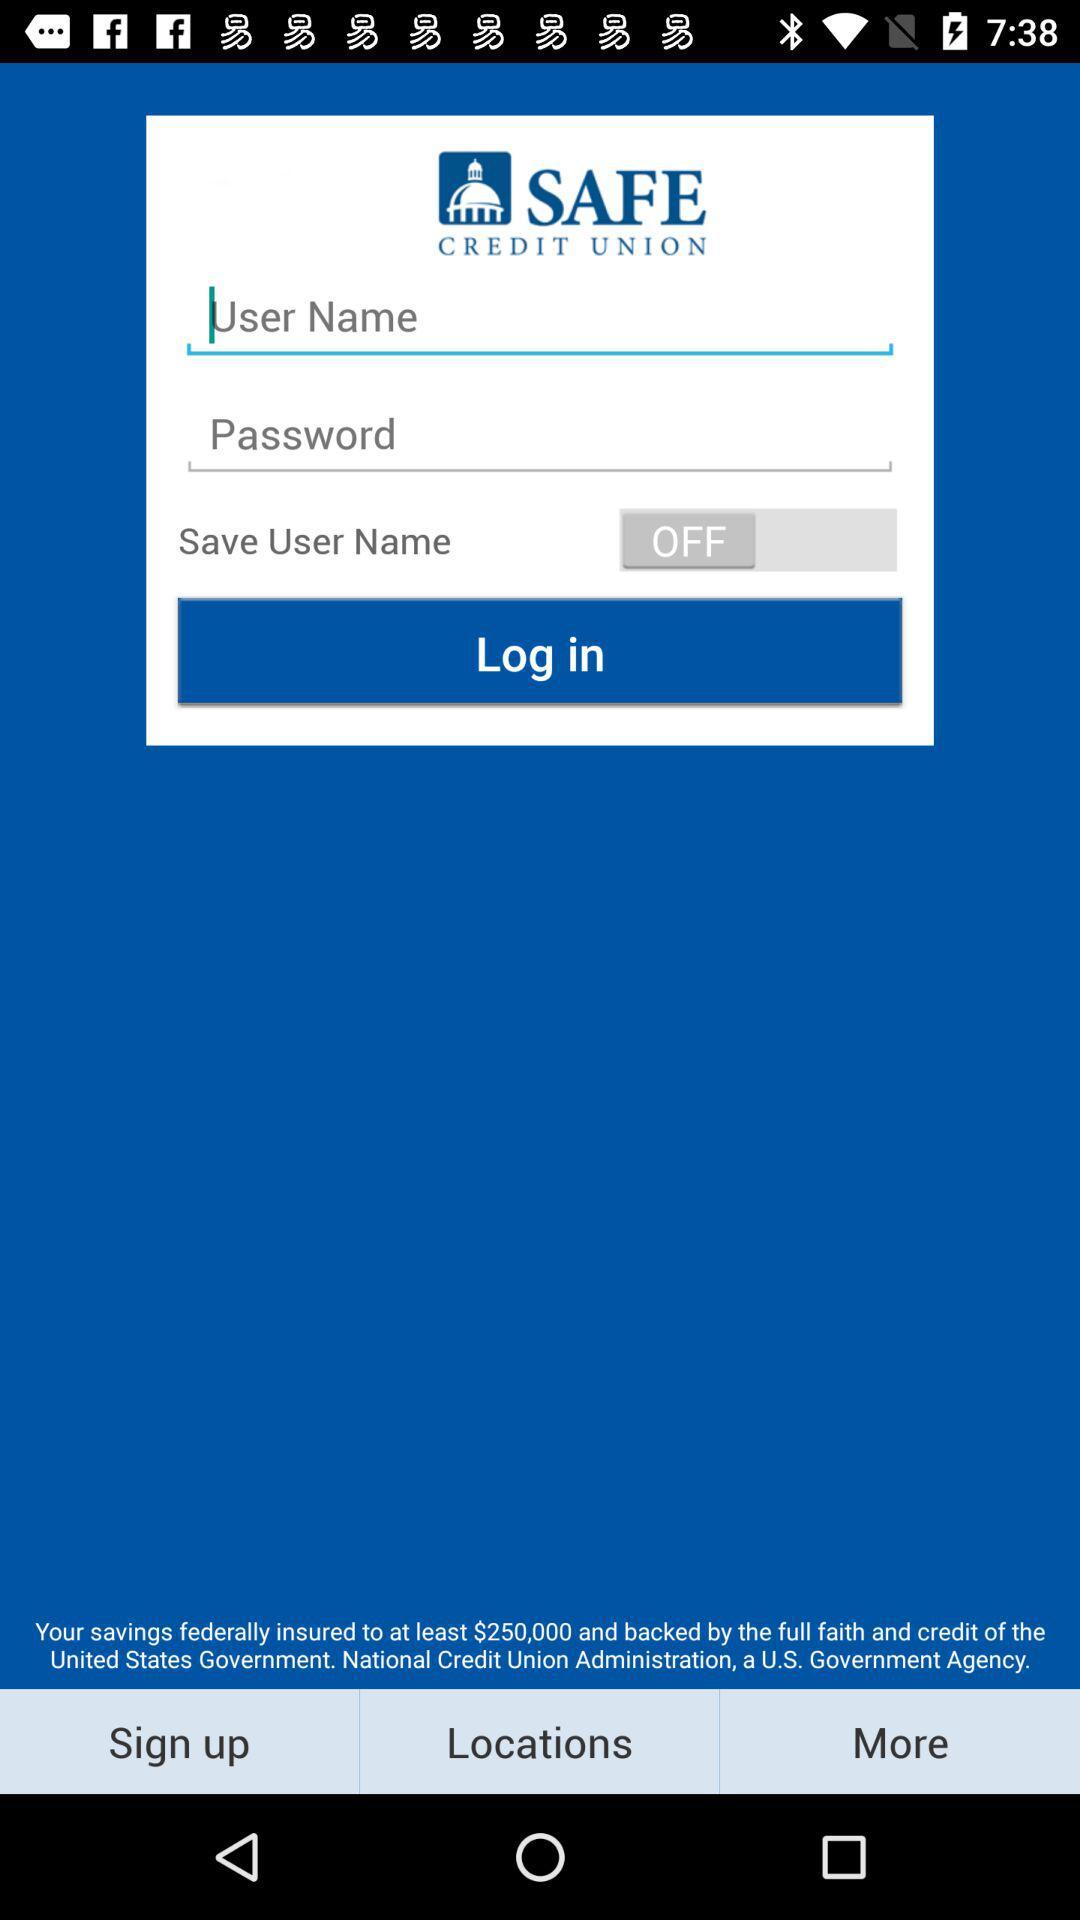 The image size is (1080, 1920). I want to click on more item, so click(898, 1740).